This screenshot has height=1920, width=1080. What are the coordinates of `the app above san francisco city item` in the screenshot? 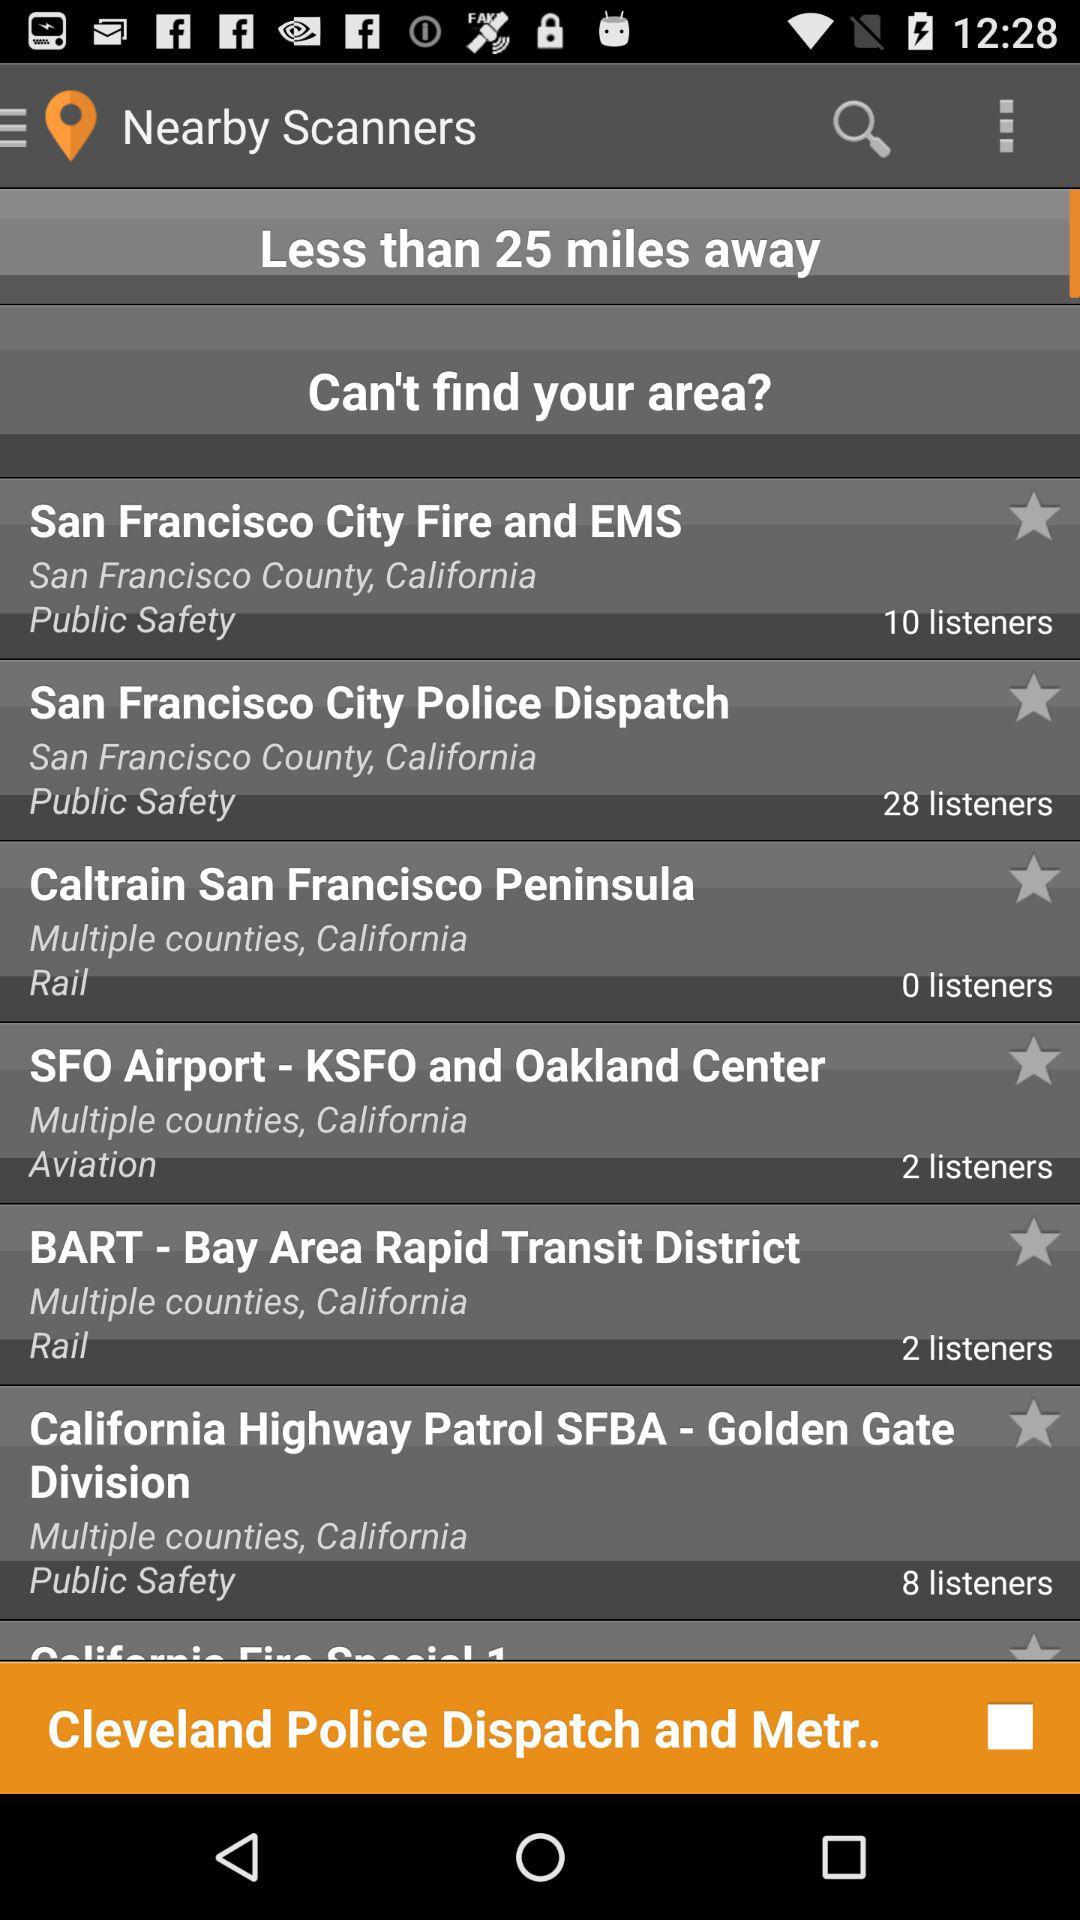 It's located at (1071, 445).